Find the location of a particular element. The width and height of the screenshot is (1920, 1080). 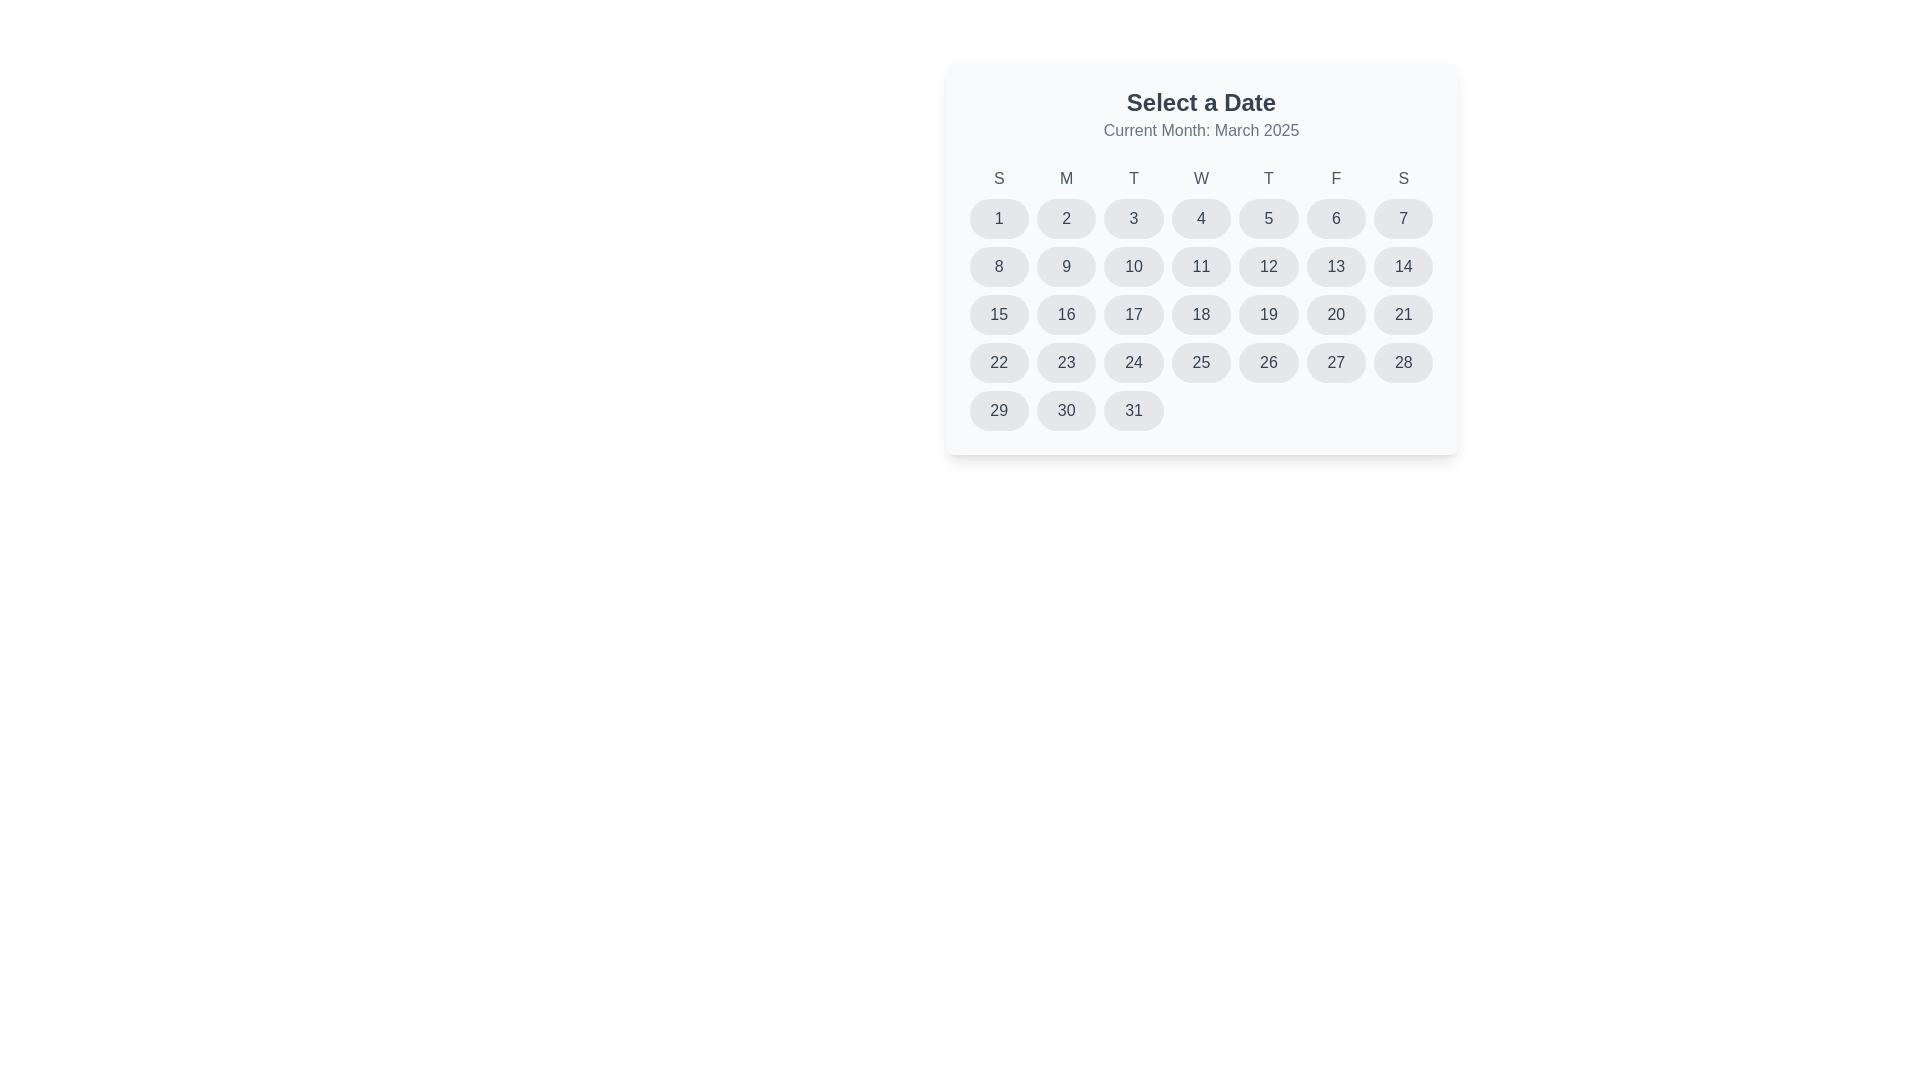

text 'Current Month: March 2025' displayed underneath the header 'Select a Date' in the date selection component is located at coordinates (1200, 131).